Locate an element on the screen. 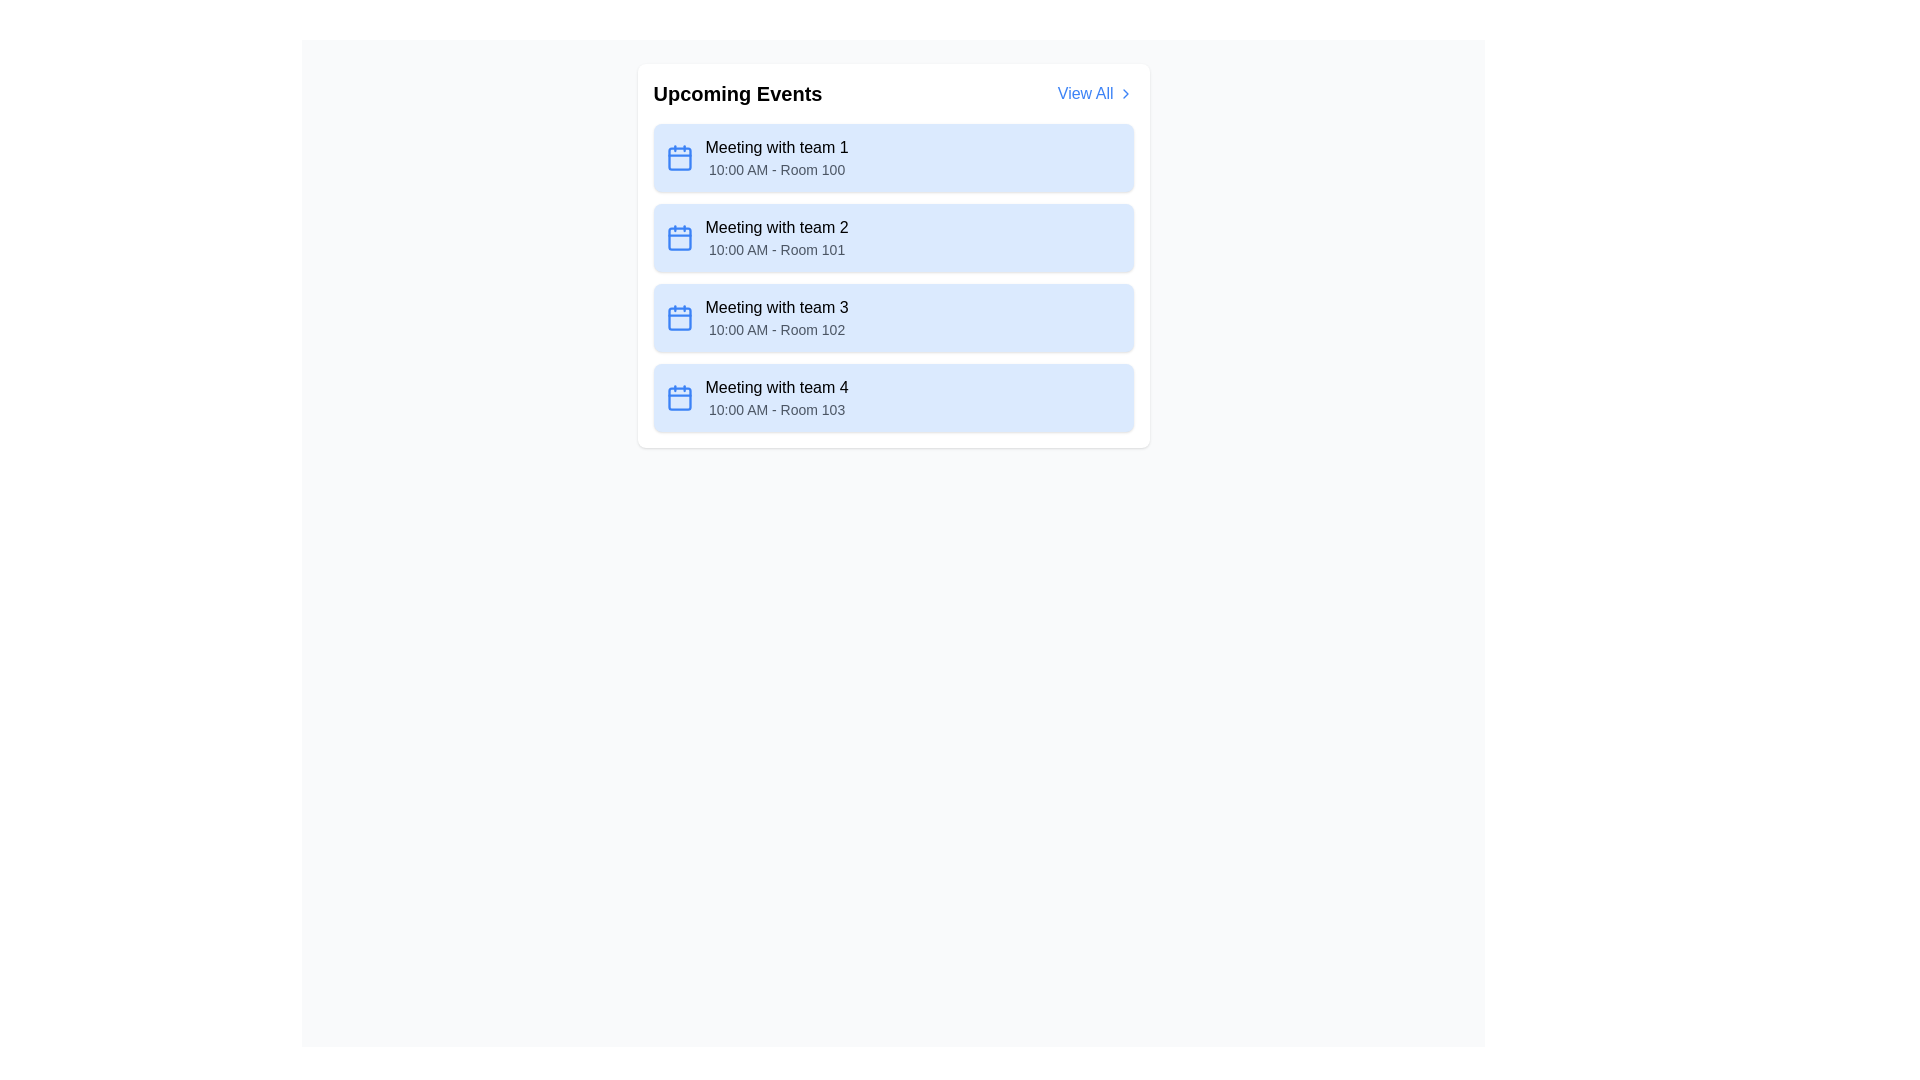  the third event entry in the 'Upcoming Events' list is located at coordinates (776, 316).